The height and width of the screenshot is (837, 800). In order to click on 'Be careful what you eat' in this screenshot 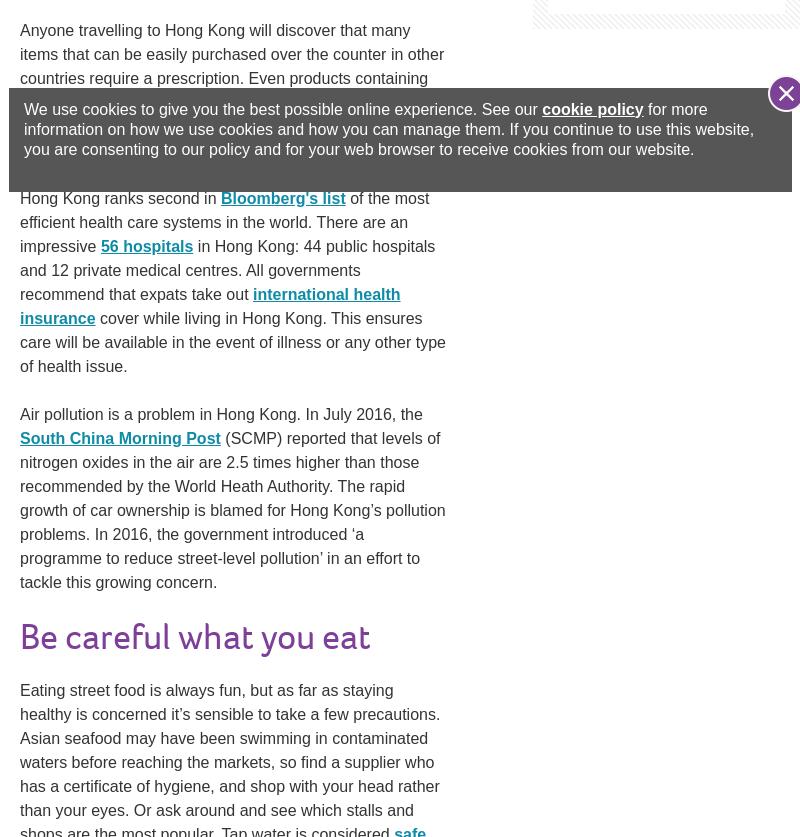, I will do `click(194, 637)`.